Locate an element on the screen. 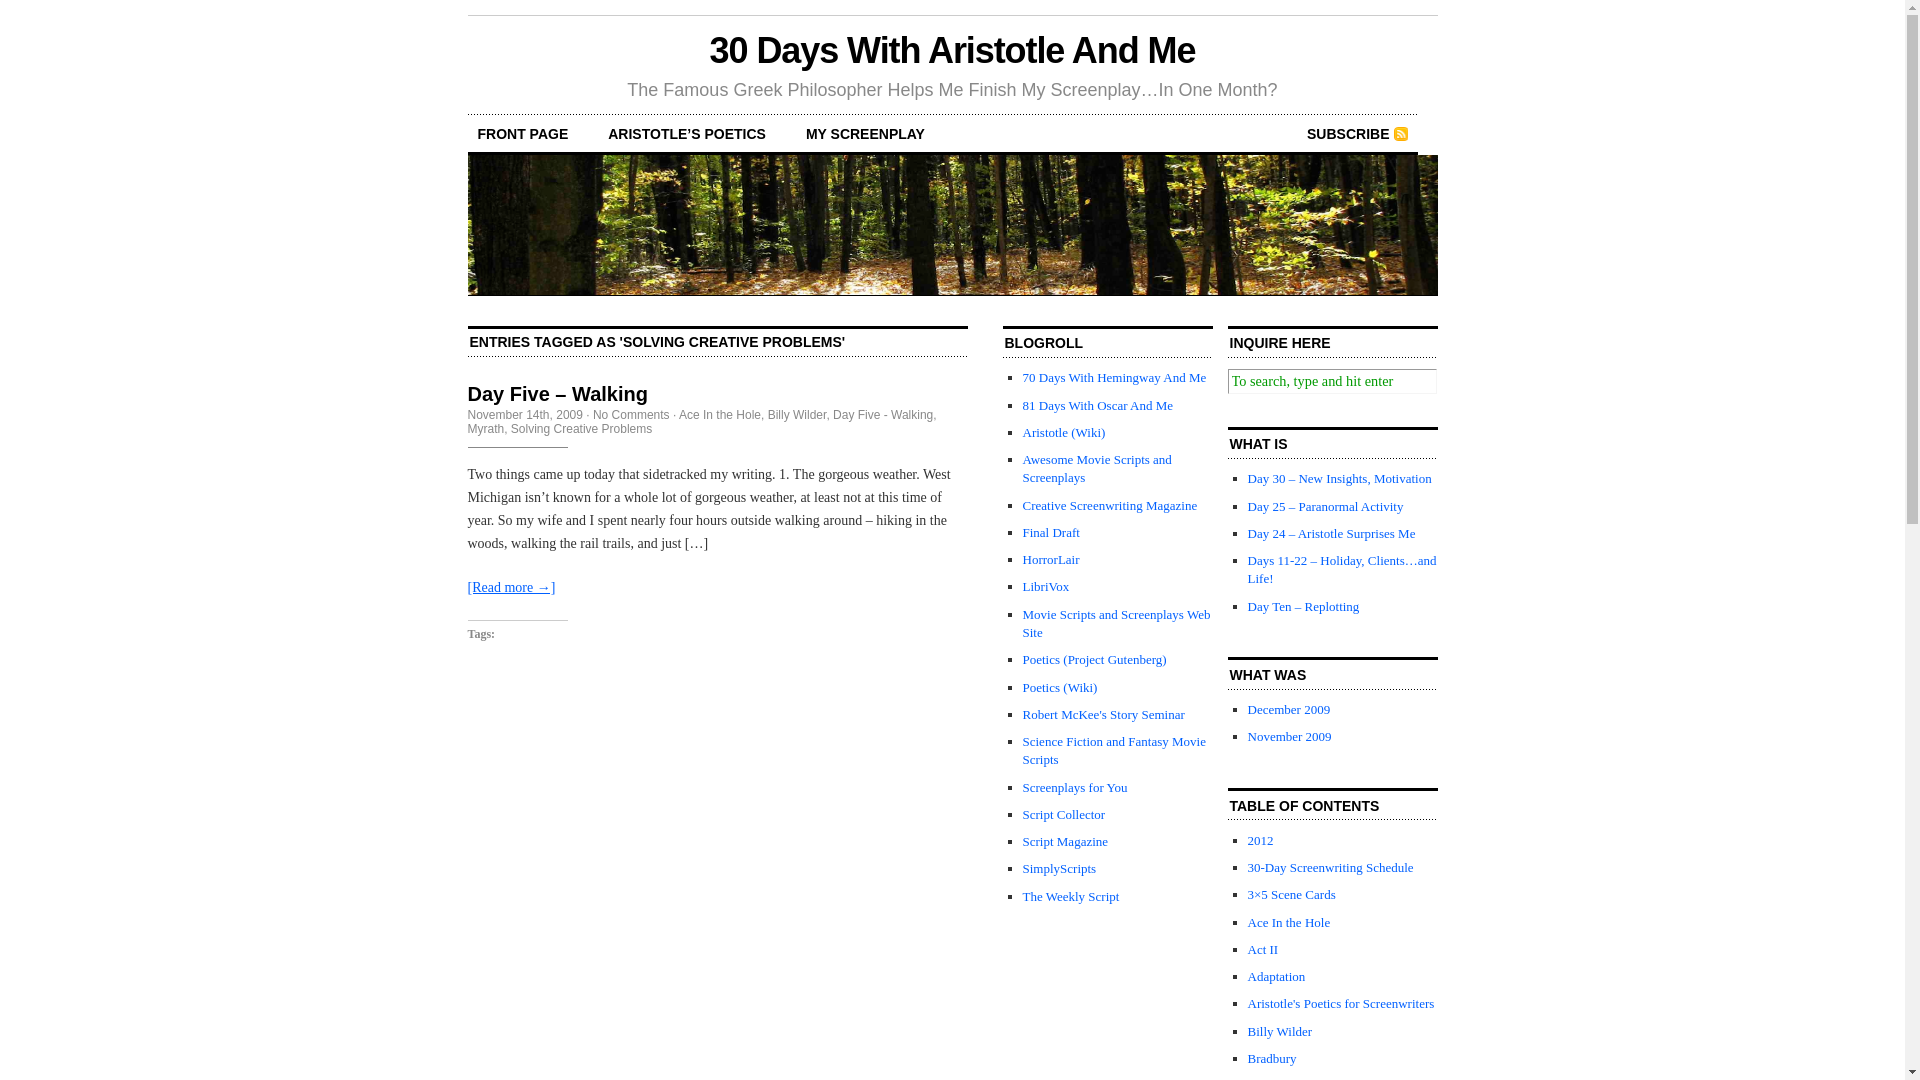 The height and width of the screenshot is (1080, 1920). 'Script Magazine' is located at coordinates (1064, 841).